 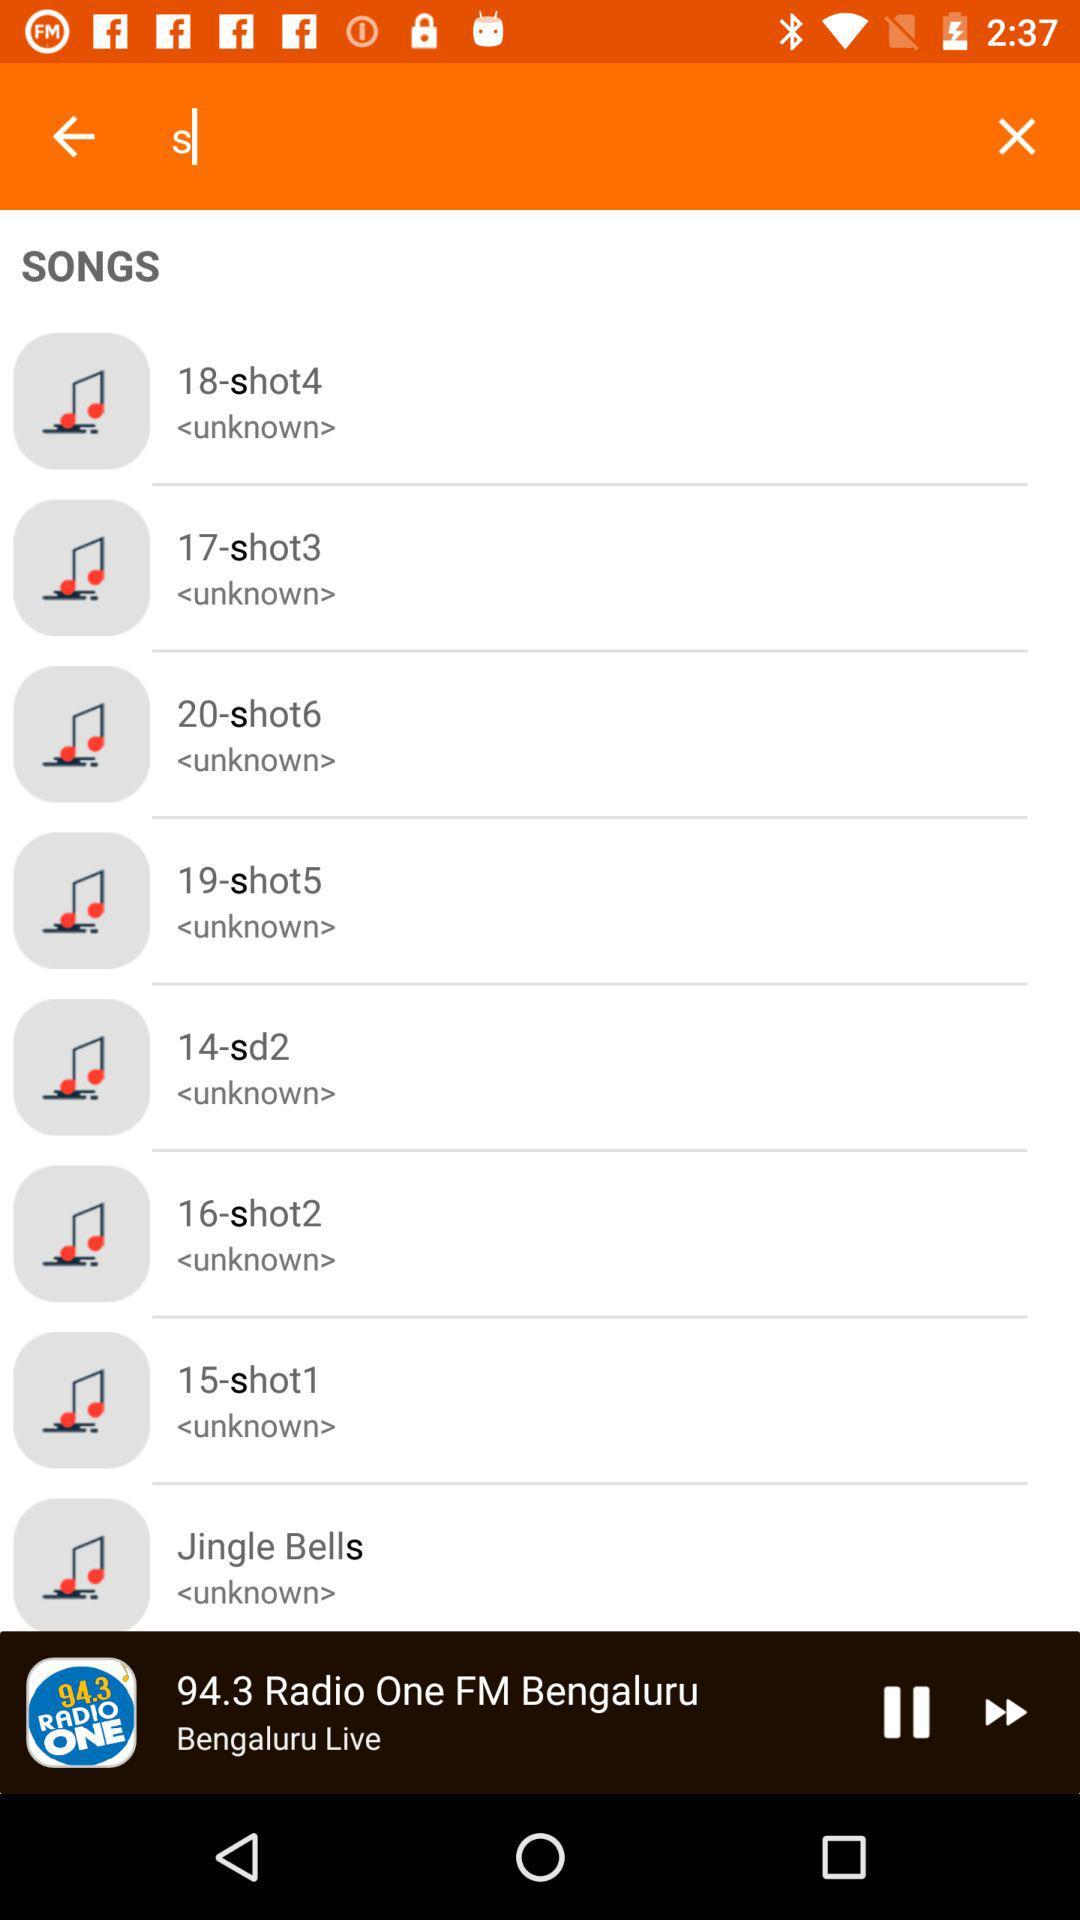 I want to click on the item above songs icon, so click(x=1017, y=135).